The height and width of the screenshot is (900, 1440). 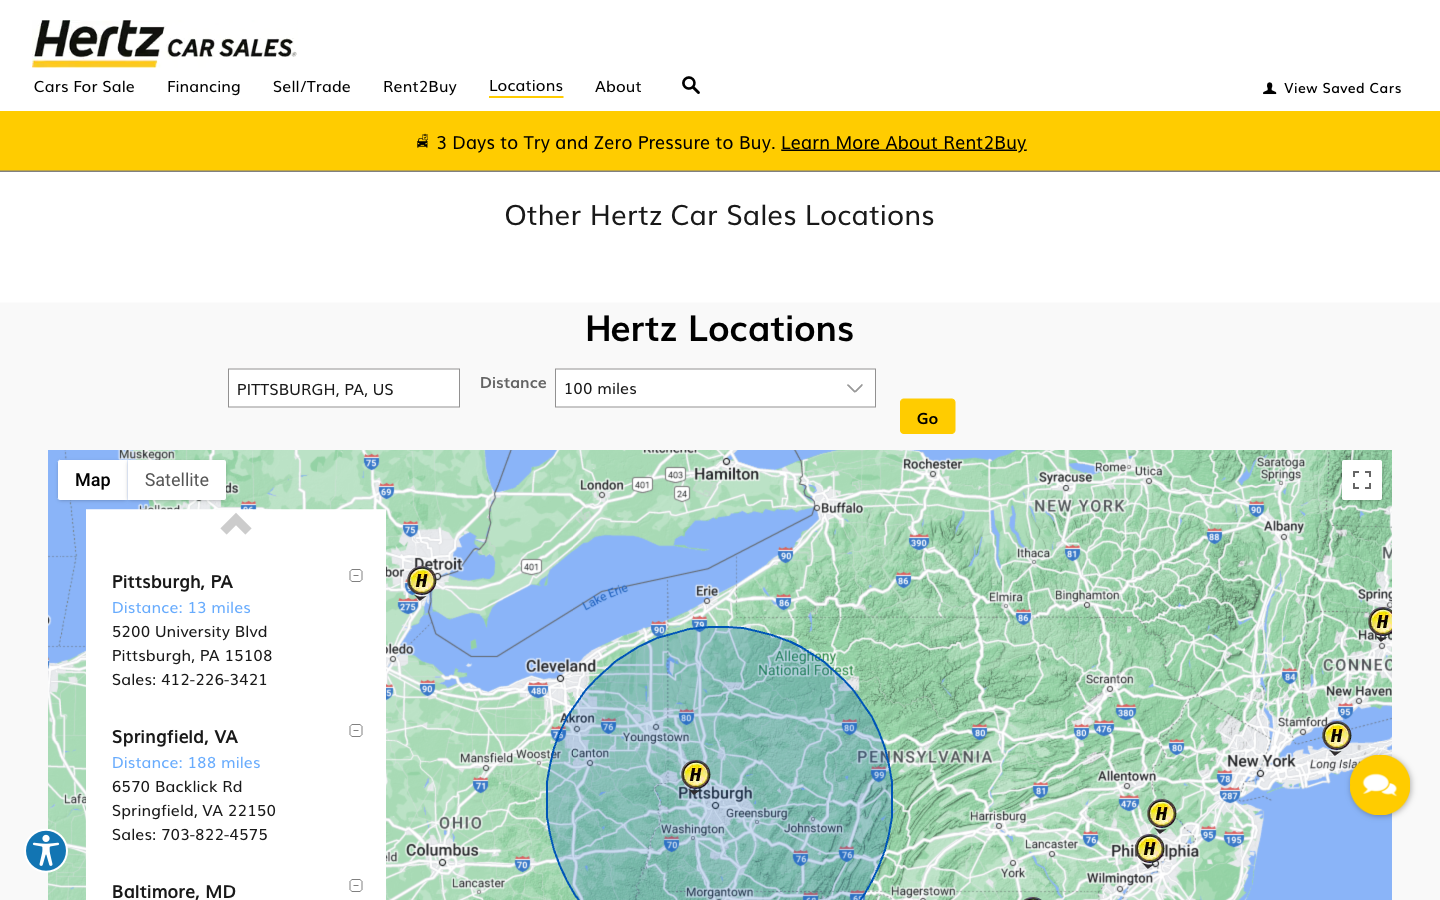 What do you see at coordinates (1329, 83) in the screenshot?
I see `"View Saved Cars", provide your login details as "andrew@cmu.edu" and "andrew"` at bounding box center [1329, 83].